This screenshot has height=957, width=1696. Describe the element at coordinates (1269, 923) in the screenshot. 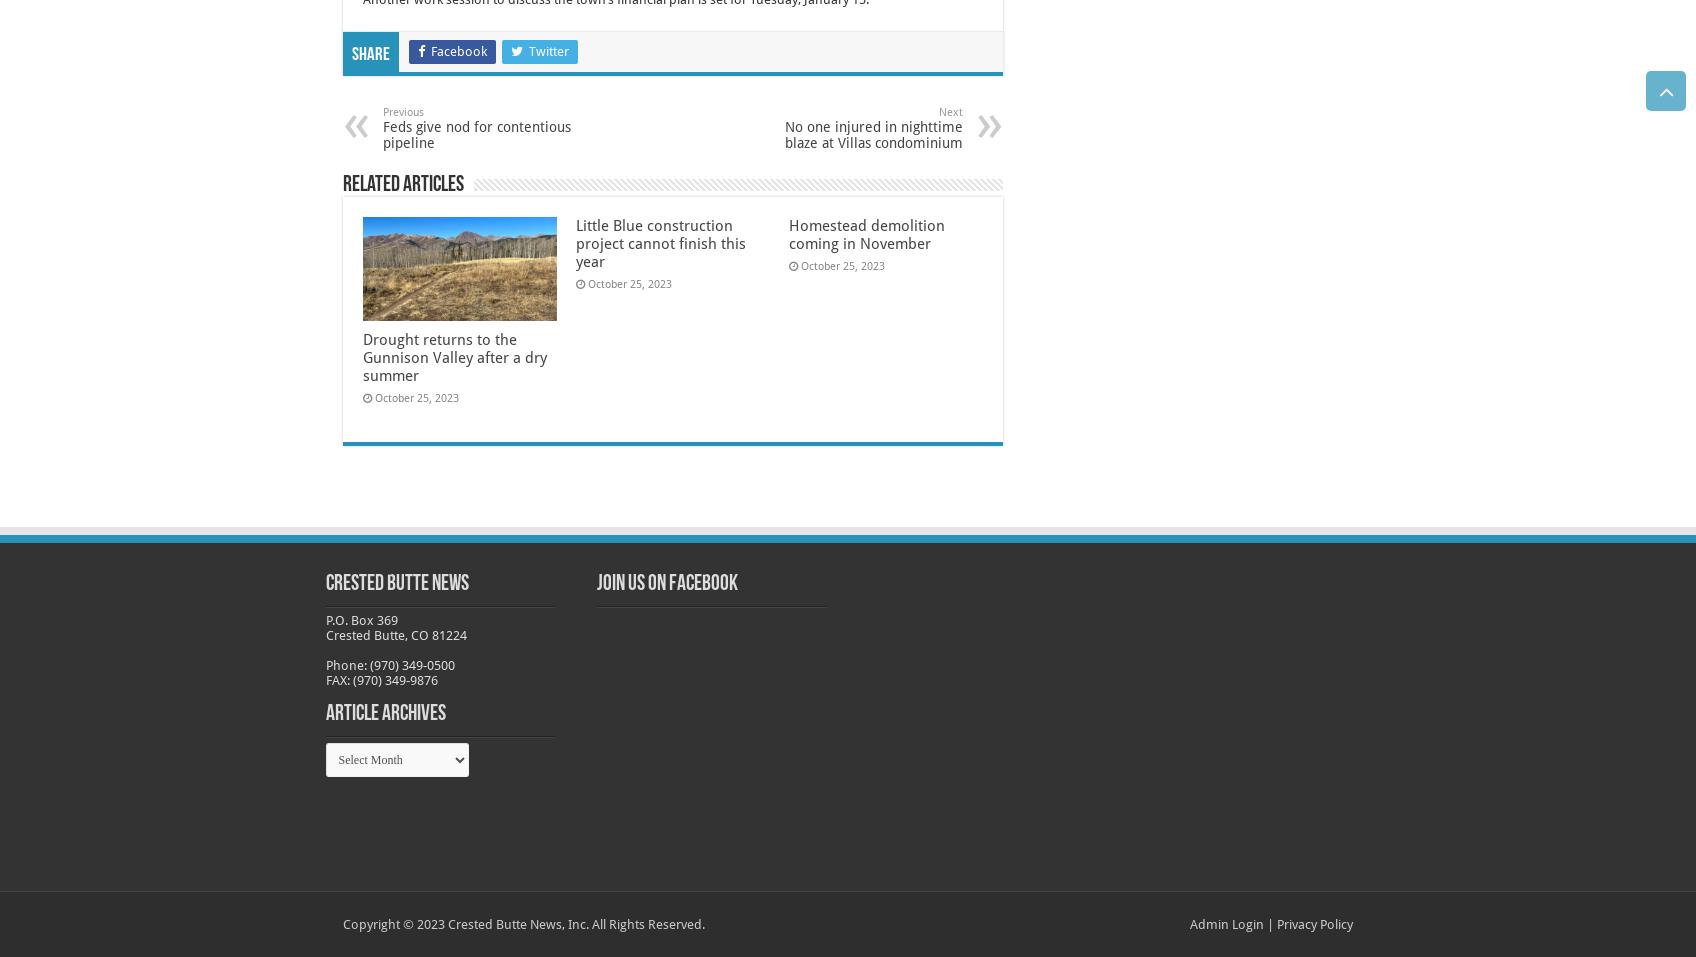

I see `'|'` at that location.